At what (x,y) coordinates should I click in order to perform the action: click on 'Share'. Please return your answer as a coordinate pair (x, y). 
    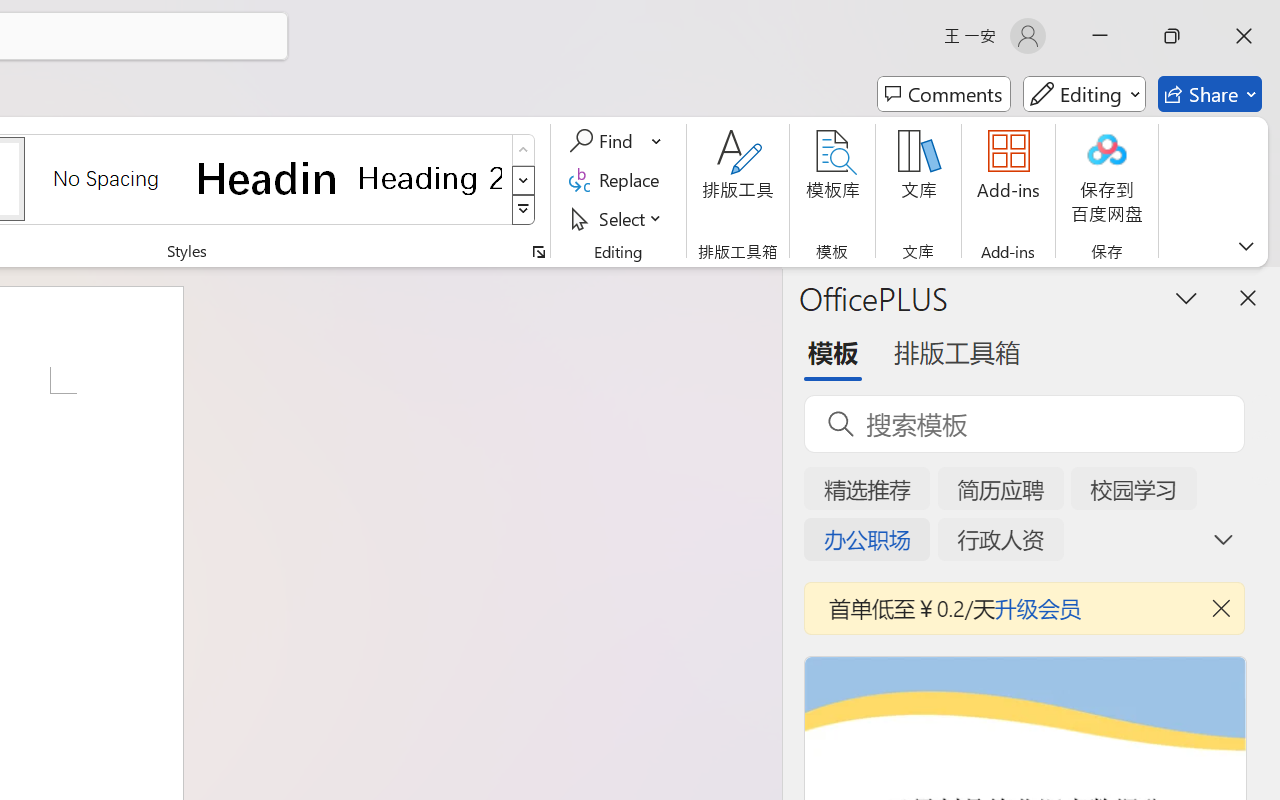
    Looking at the image, I should click on (1209, 94).